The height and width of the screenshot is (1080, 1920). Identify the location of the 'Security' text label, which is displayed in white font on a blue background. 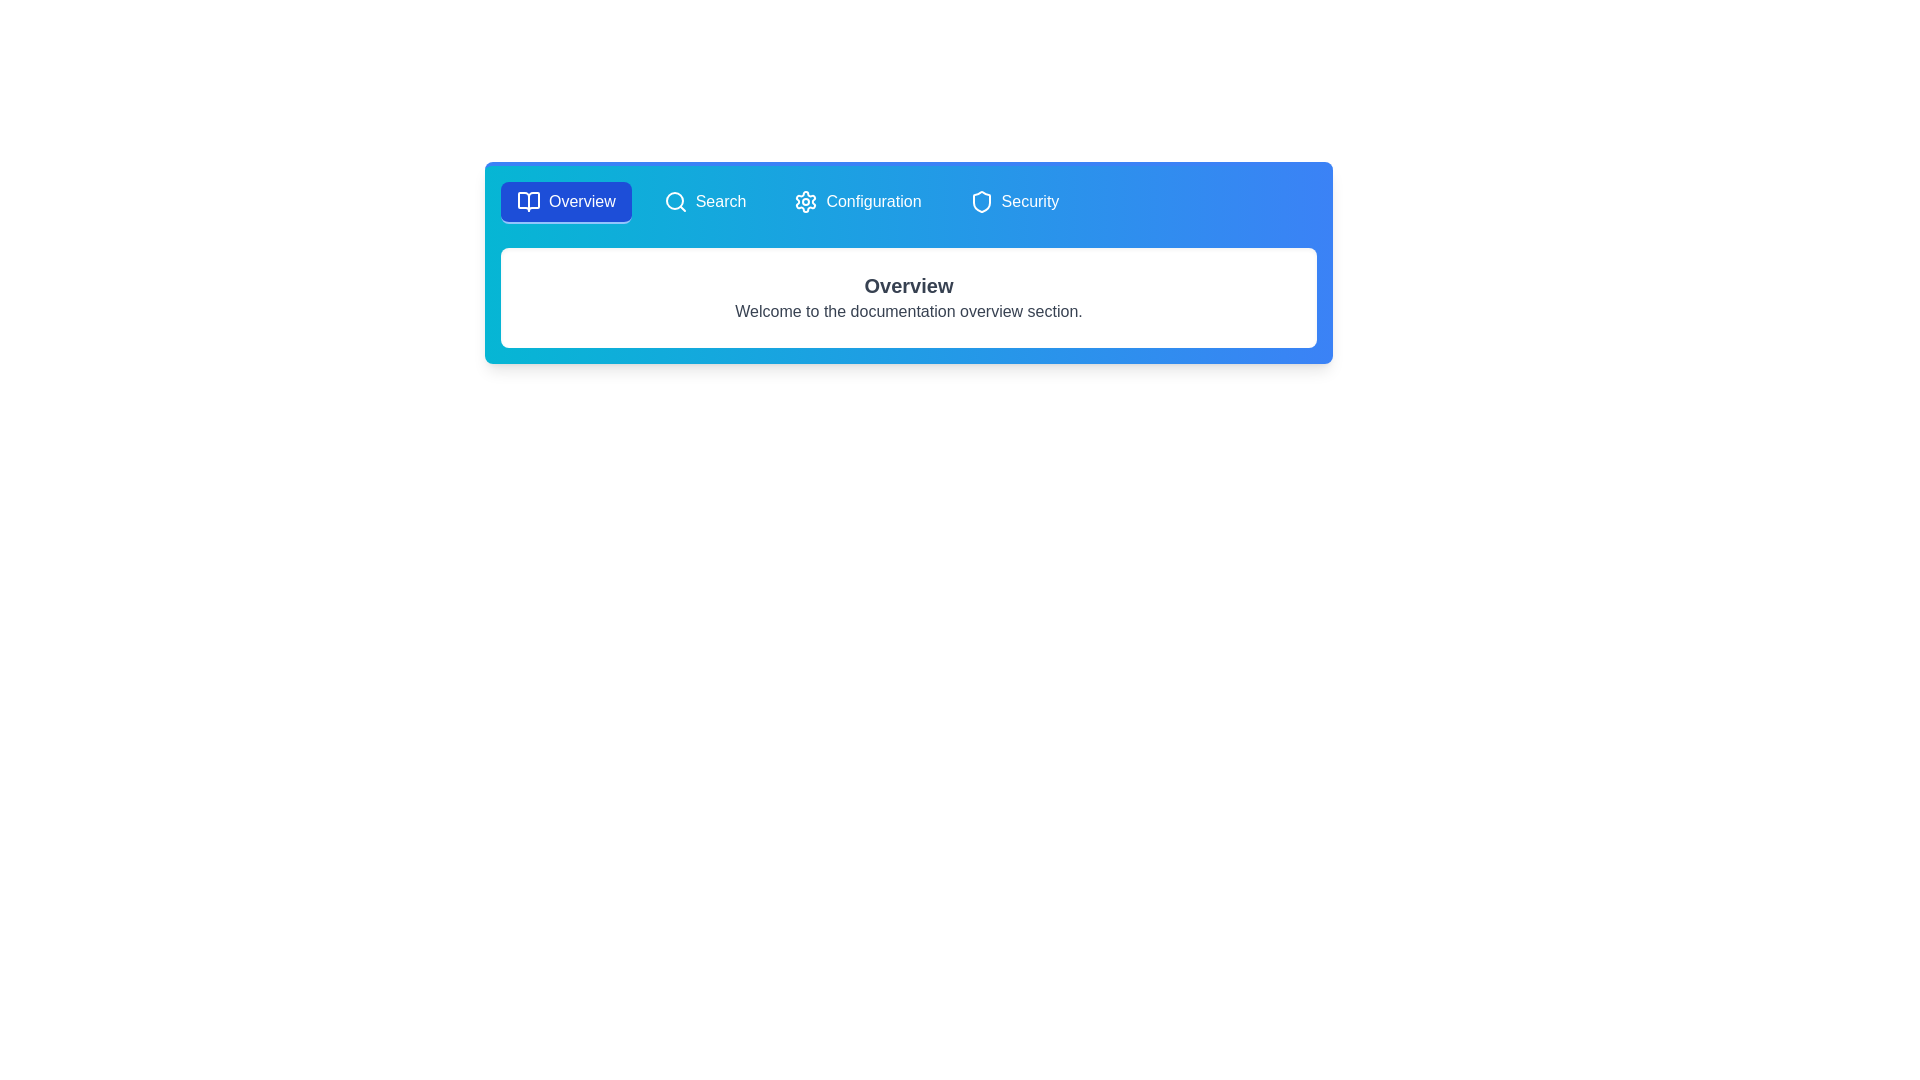
(1030, 201).